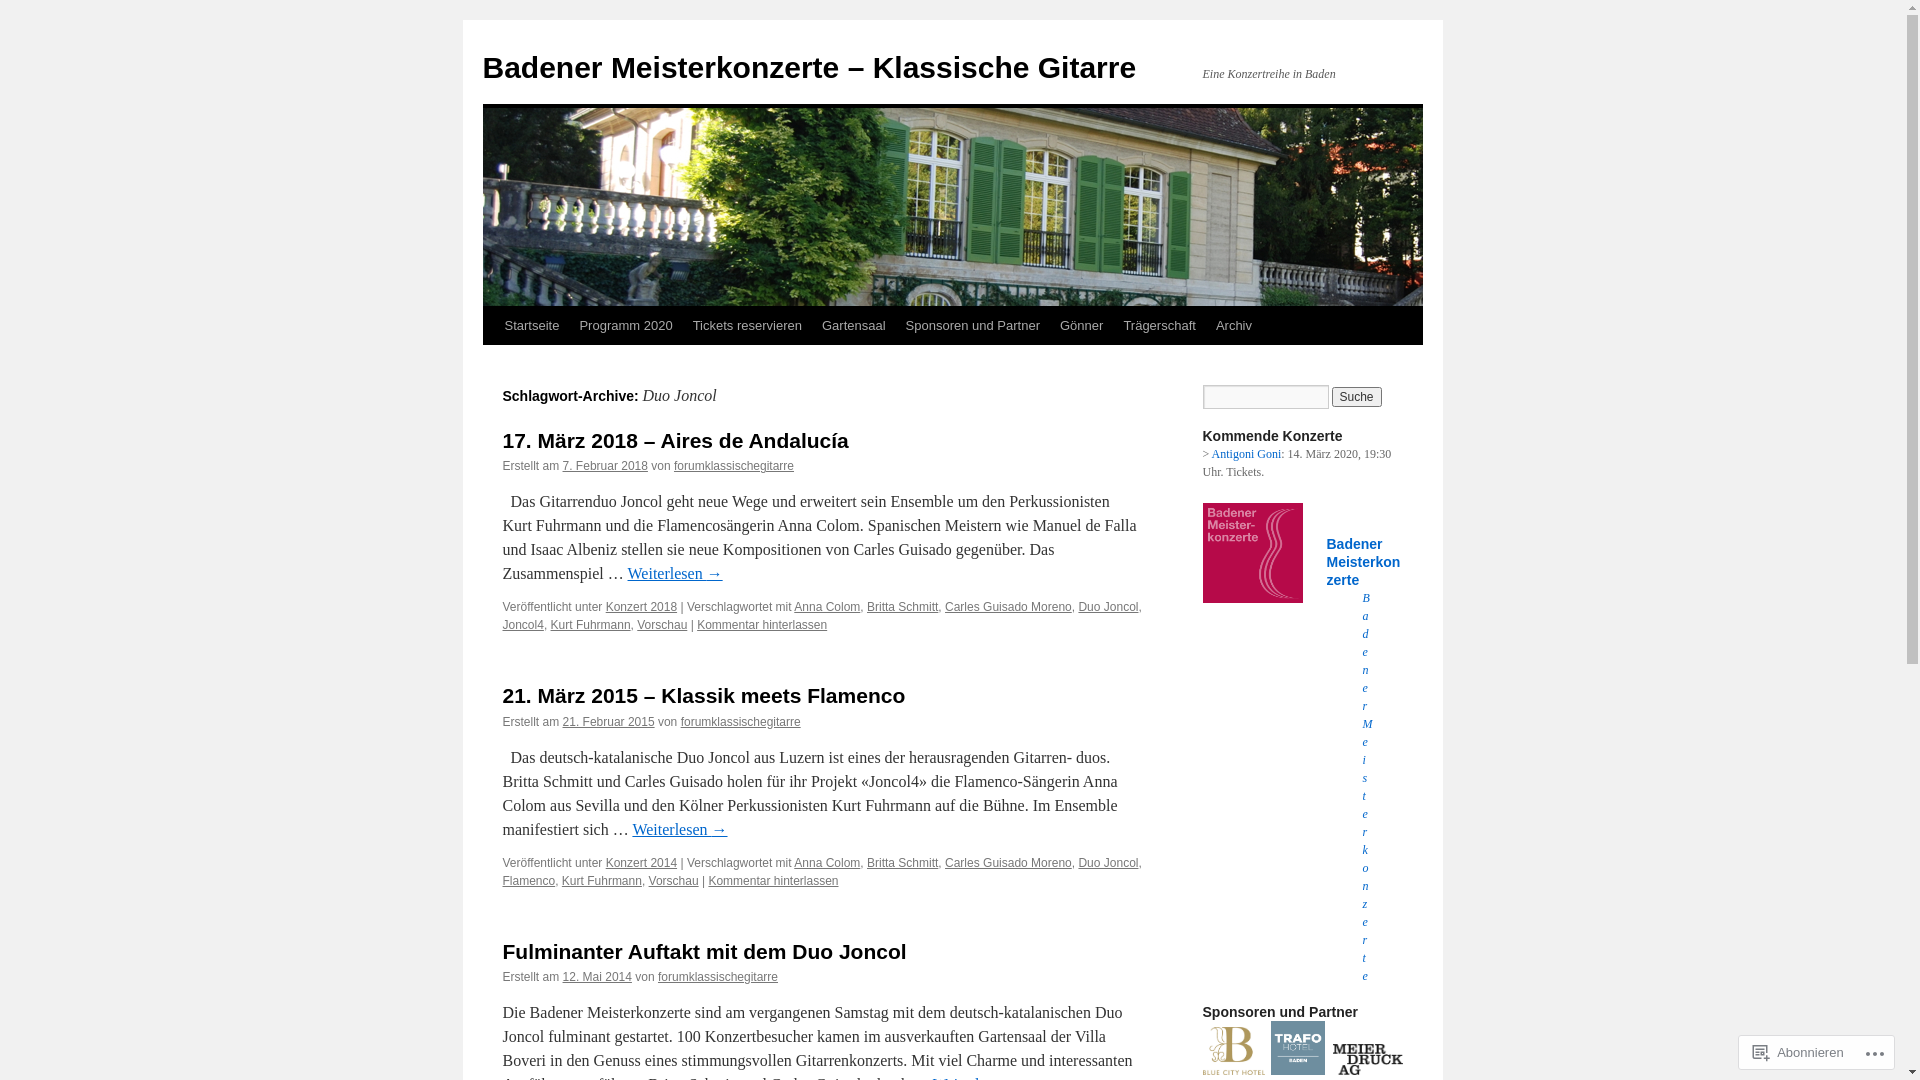  Describe the element at coordinates (604, 466) in the screenshot. I see `'7. Februar 2018'` at that location.